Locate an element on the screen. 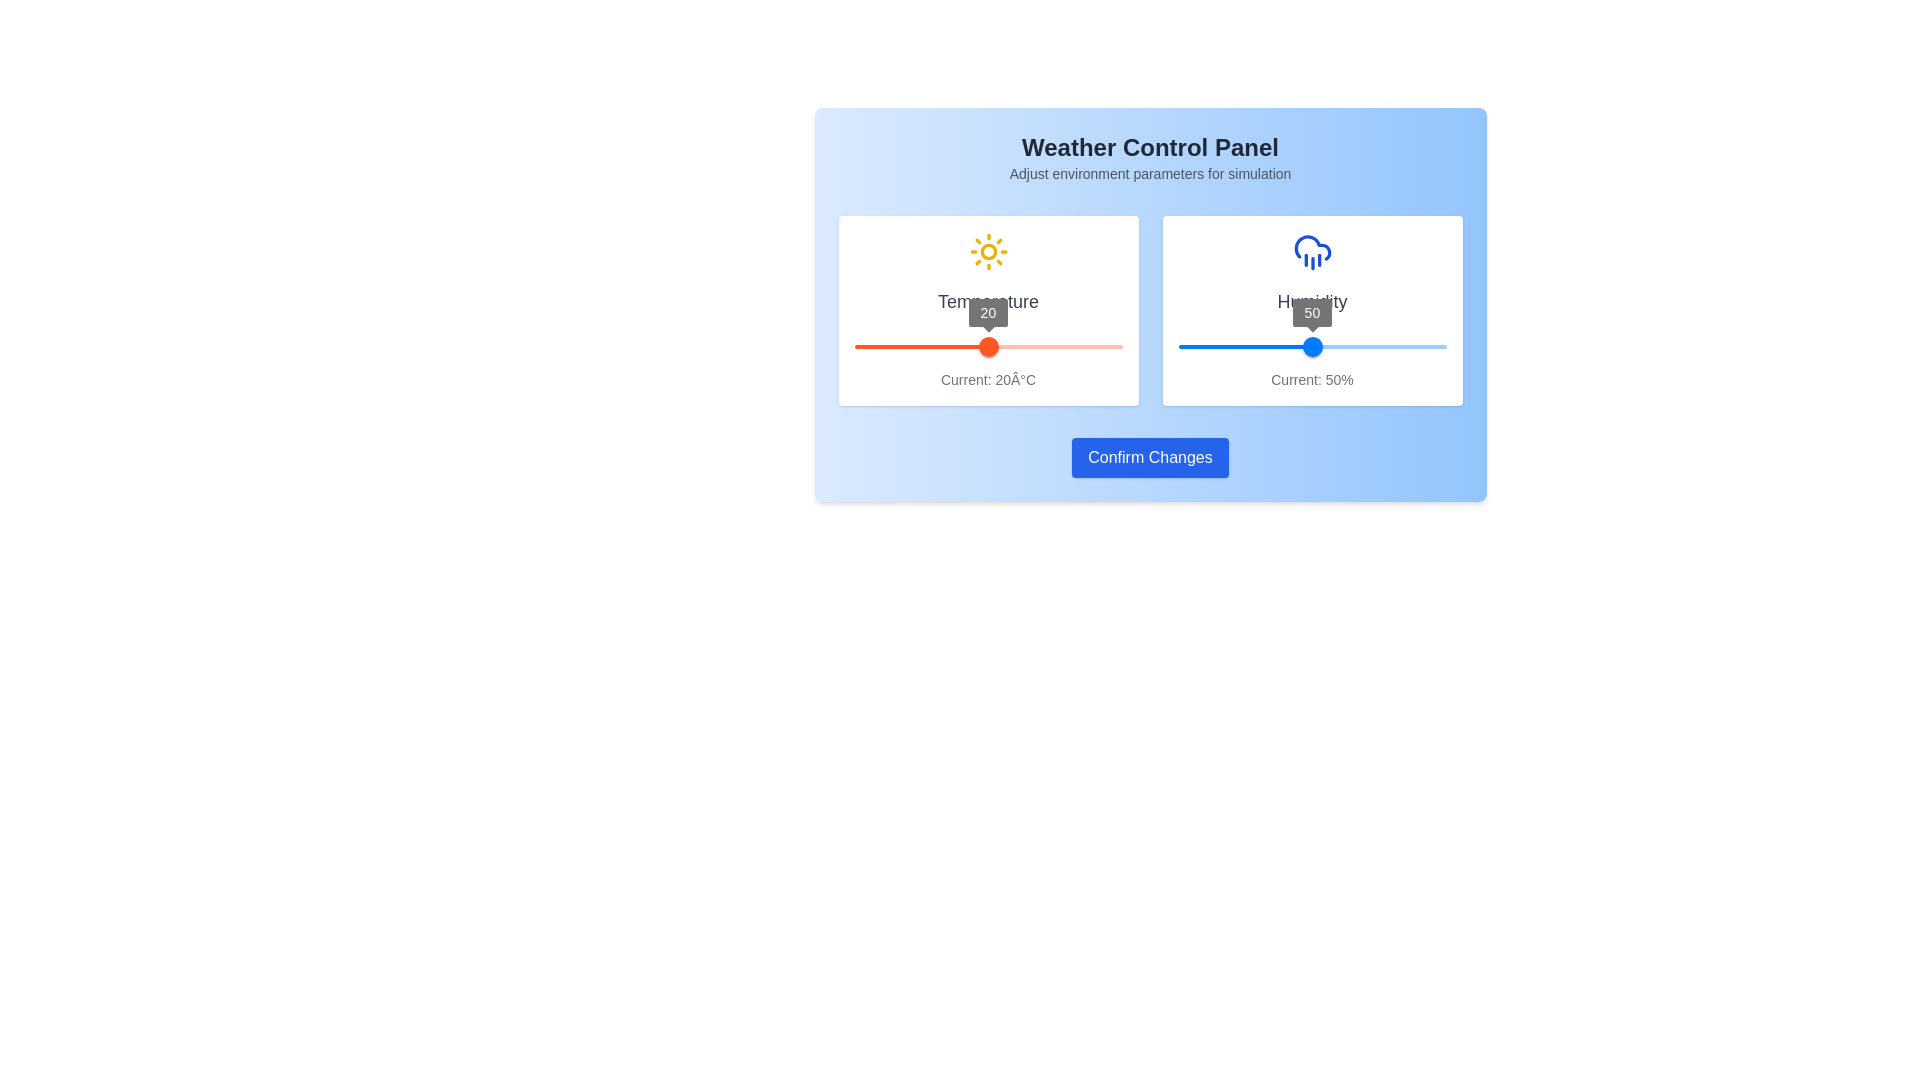 The image size is (1920, 1080). the temperature is located at coordinates (925, 400).